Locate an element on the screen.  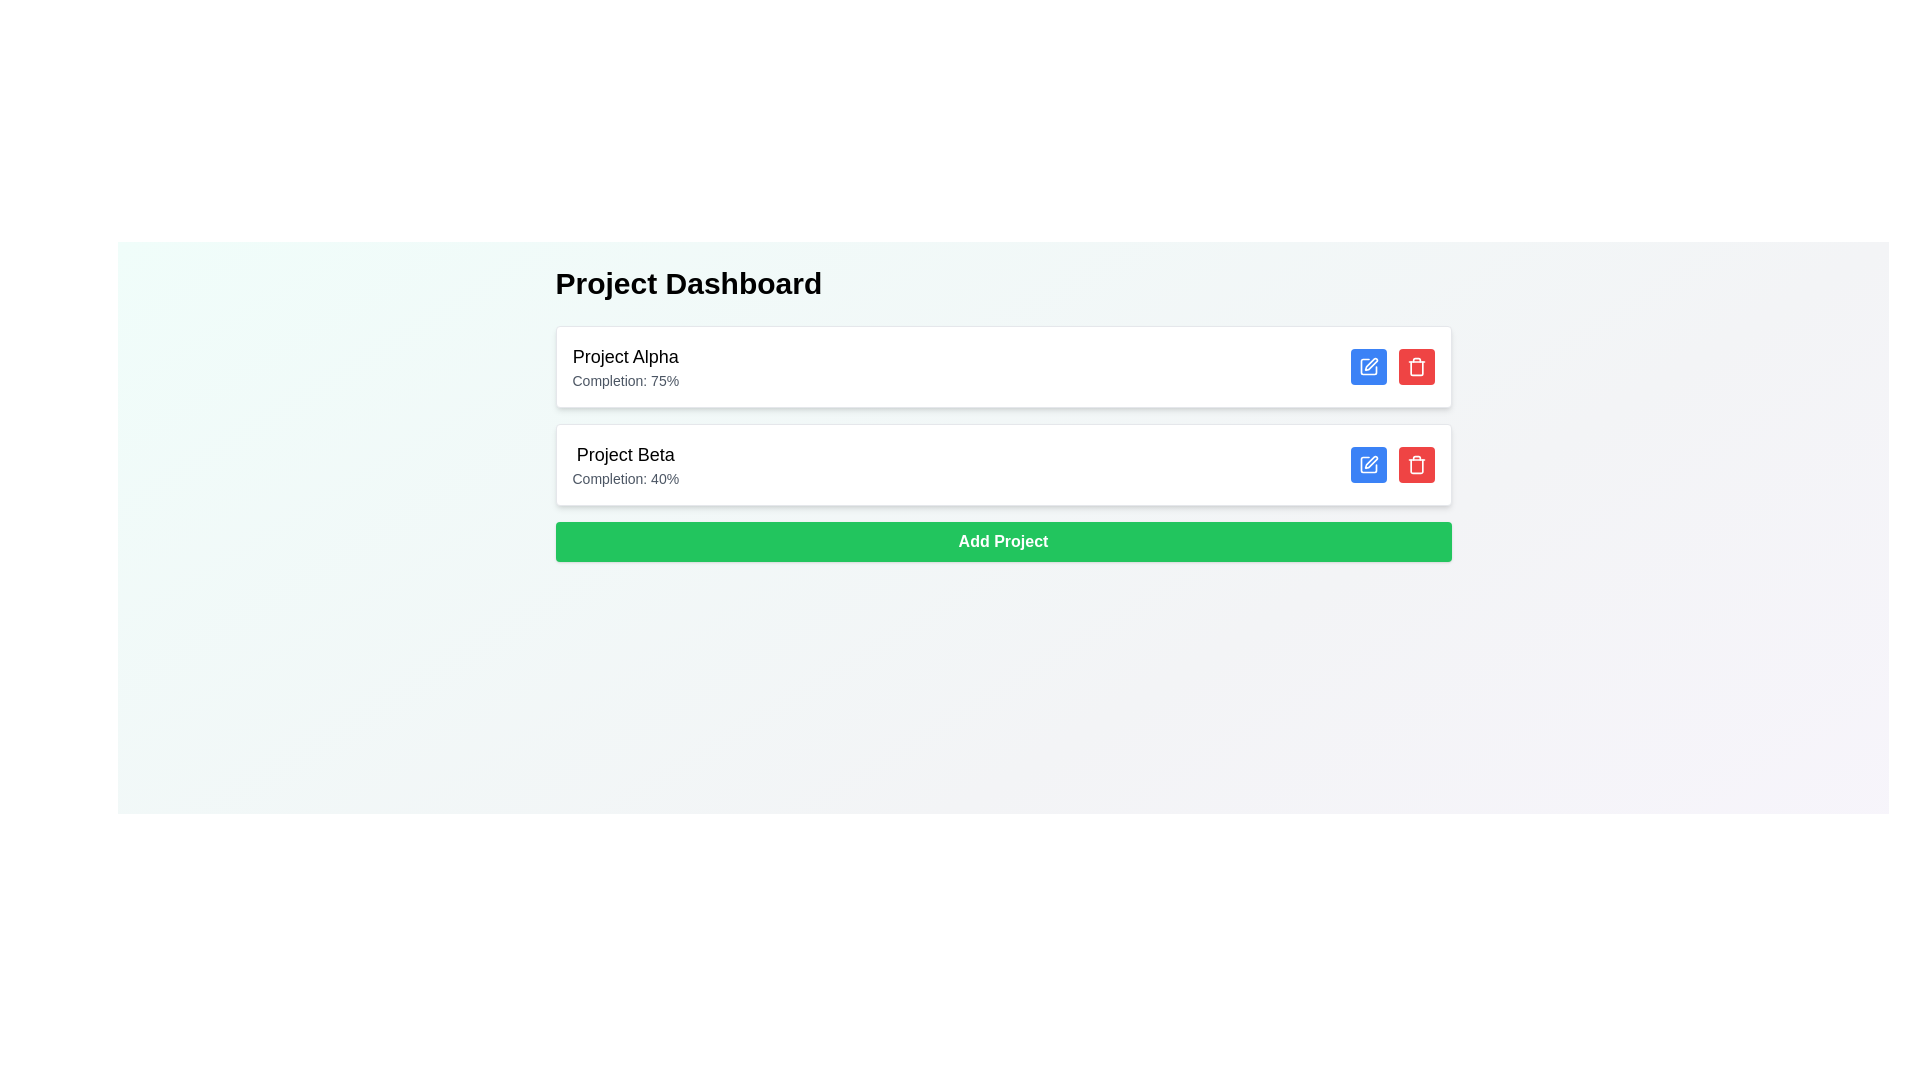
the leftmost button in the group of two on the right side of the 'Project Alpha' card to initiate editing of the project details is located at coordinates (1367, 366).